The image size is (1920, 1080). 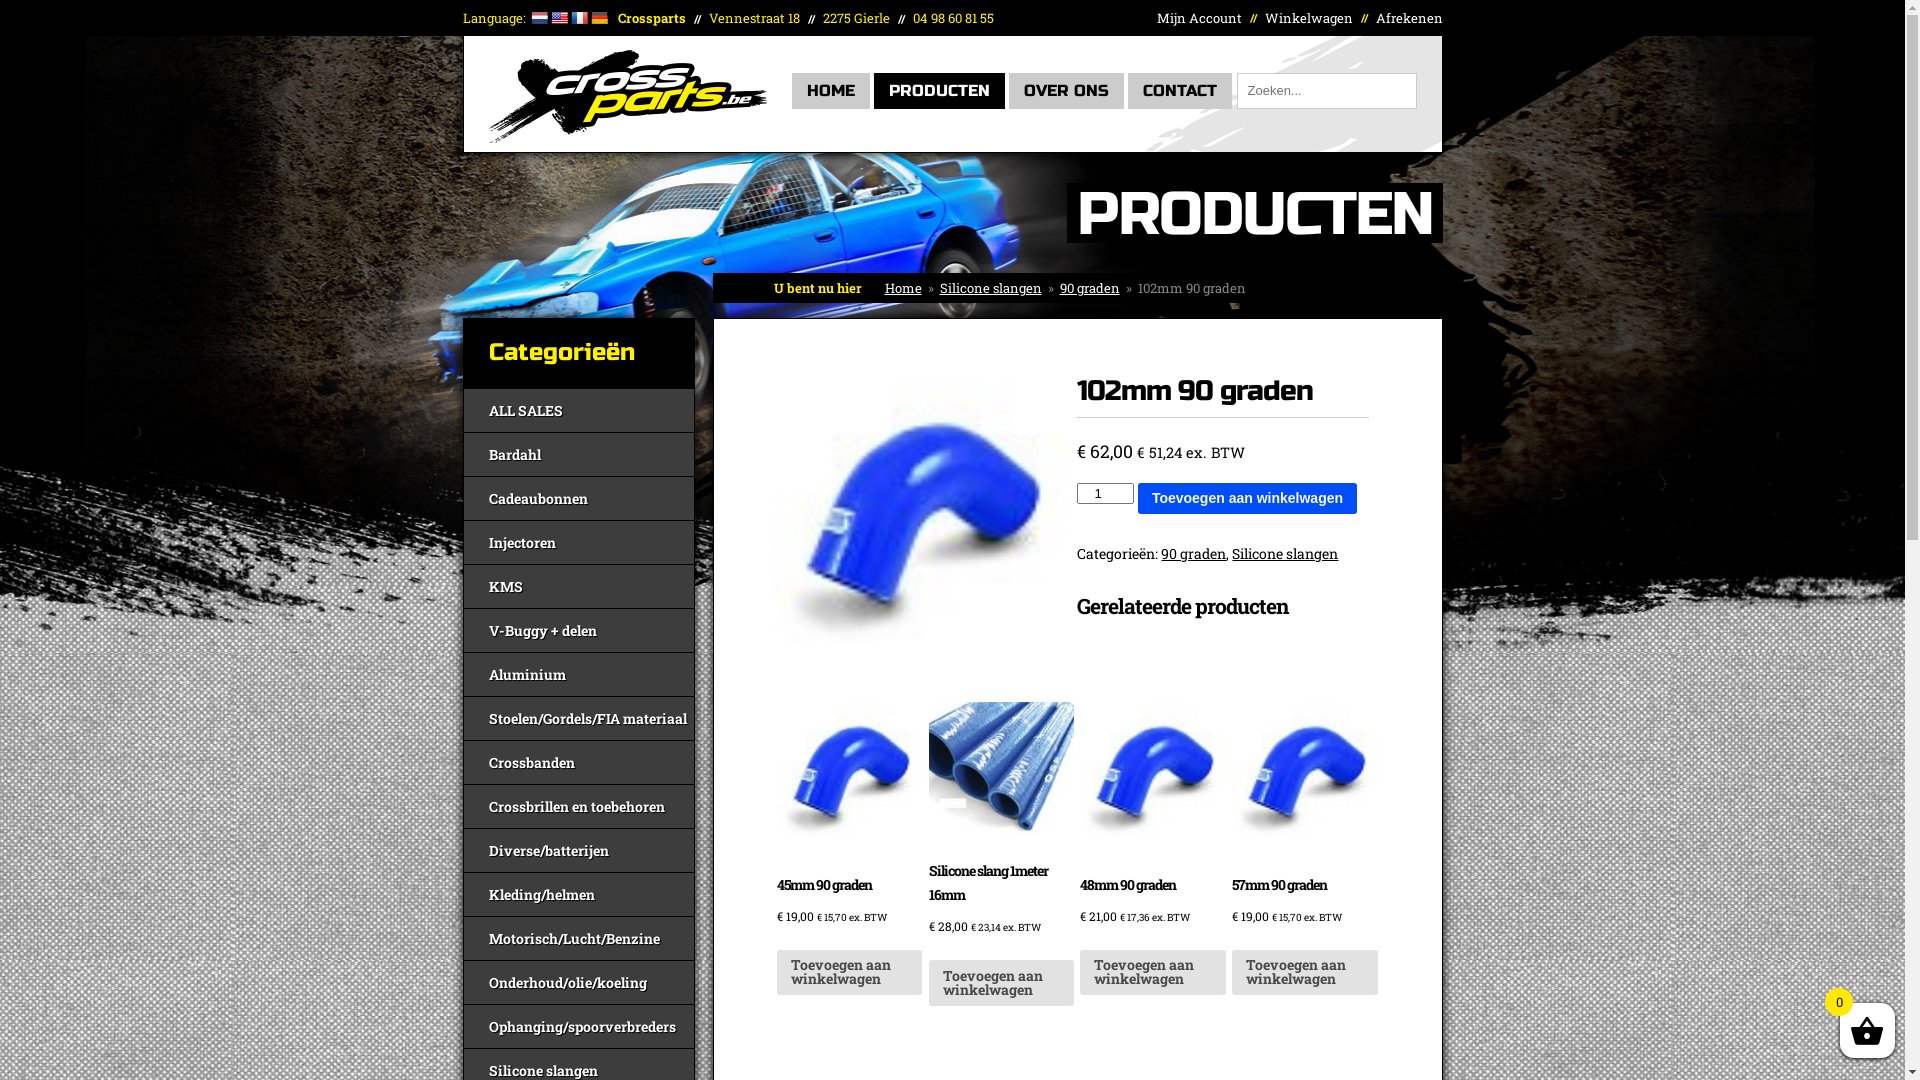 I want to click on 'English', so click(x=558, y=18).